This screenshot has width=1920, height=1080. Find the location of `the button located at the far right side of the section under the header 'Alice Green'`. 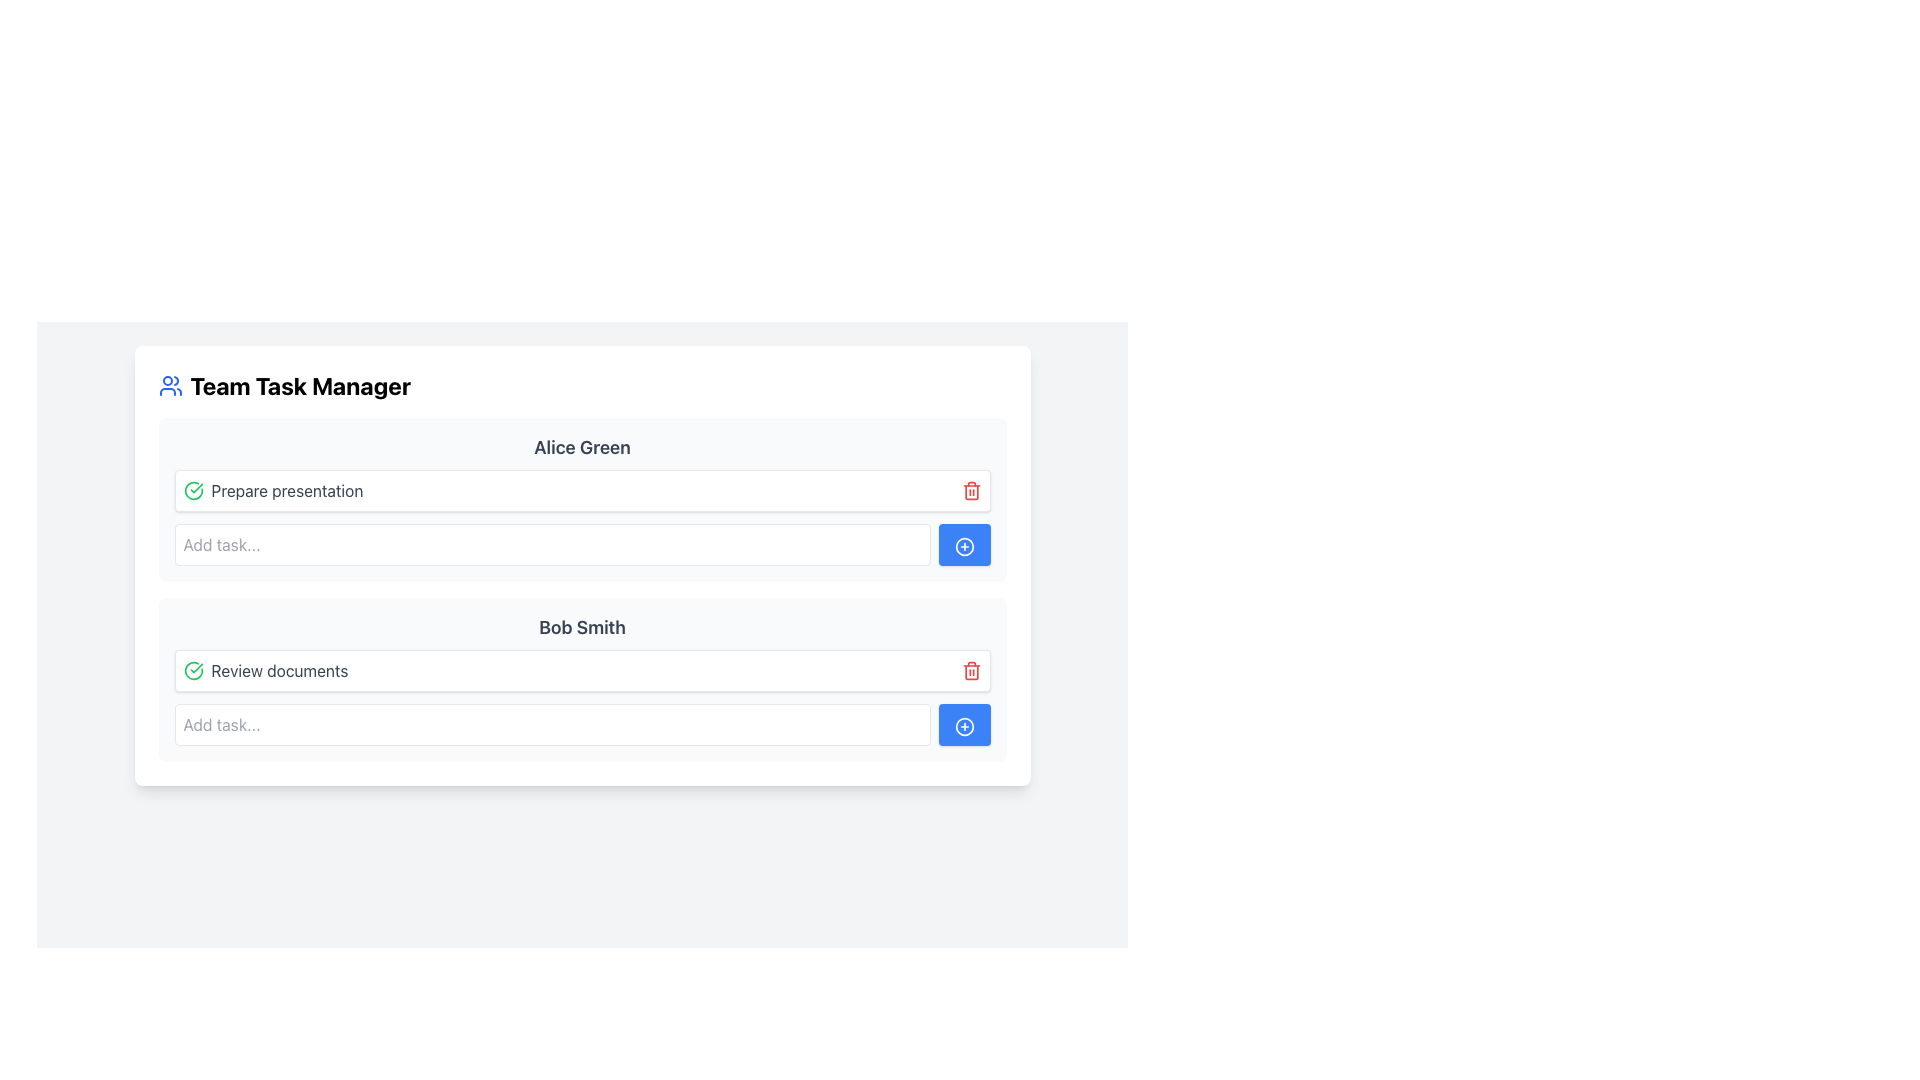

the button located at the far right side of the section under the header 'Alice Green' is located at coordinates (964, 544).